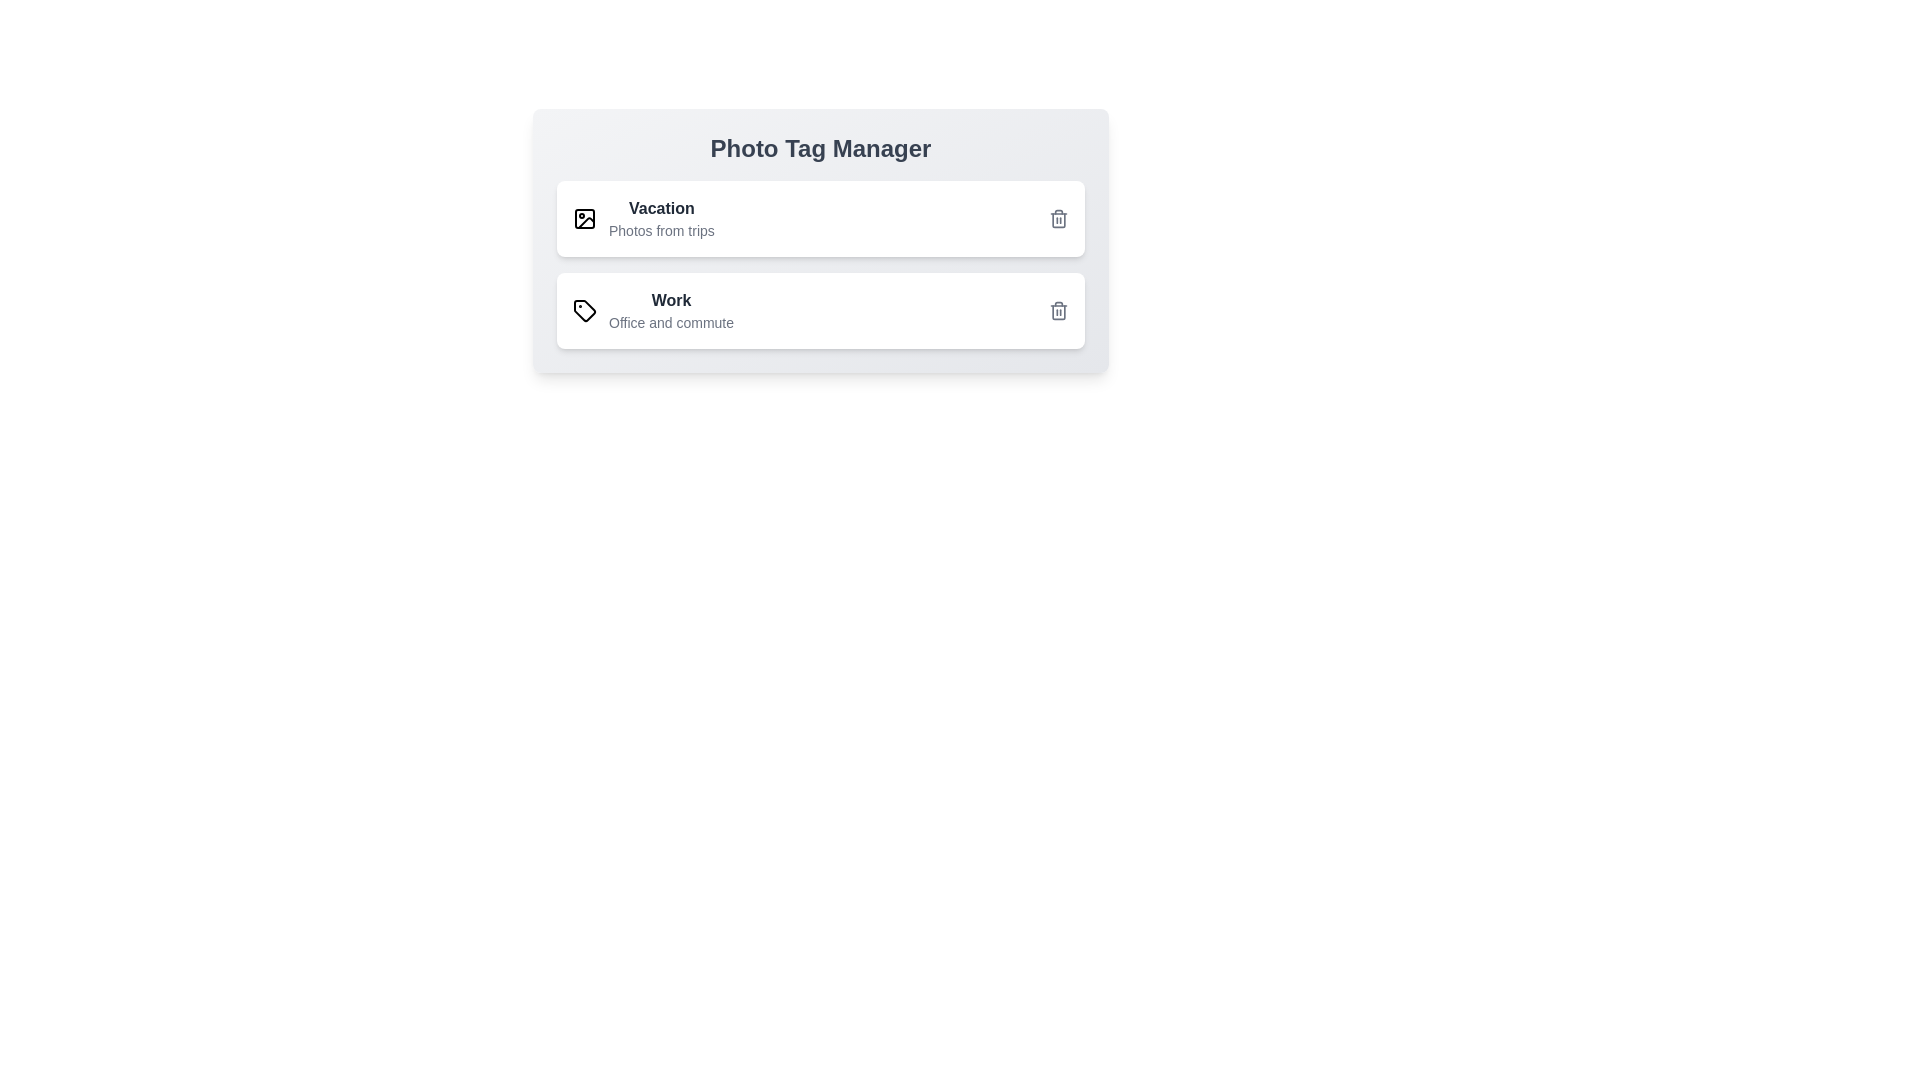 Image resolution: width=1920 pixels, height=1080 pixels. What do you see at coordinates (1058, 219) in the screenshot?
I see `the trash icon associated with the tag Vacation to remove it` at bounding box center [1058, 219].